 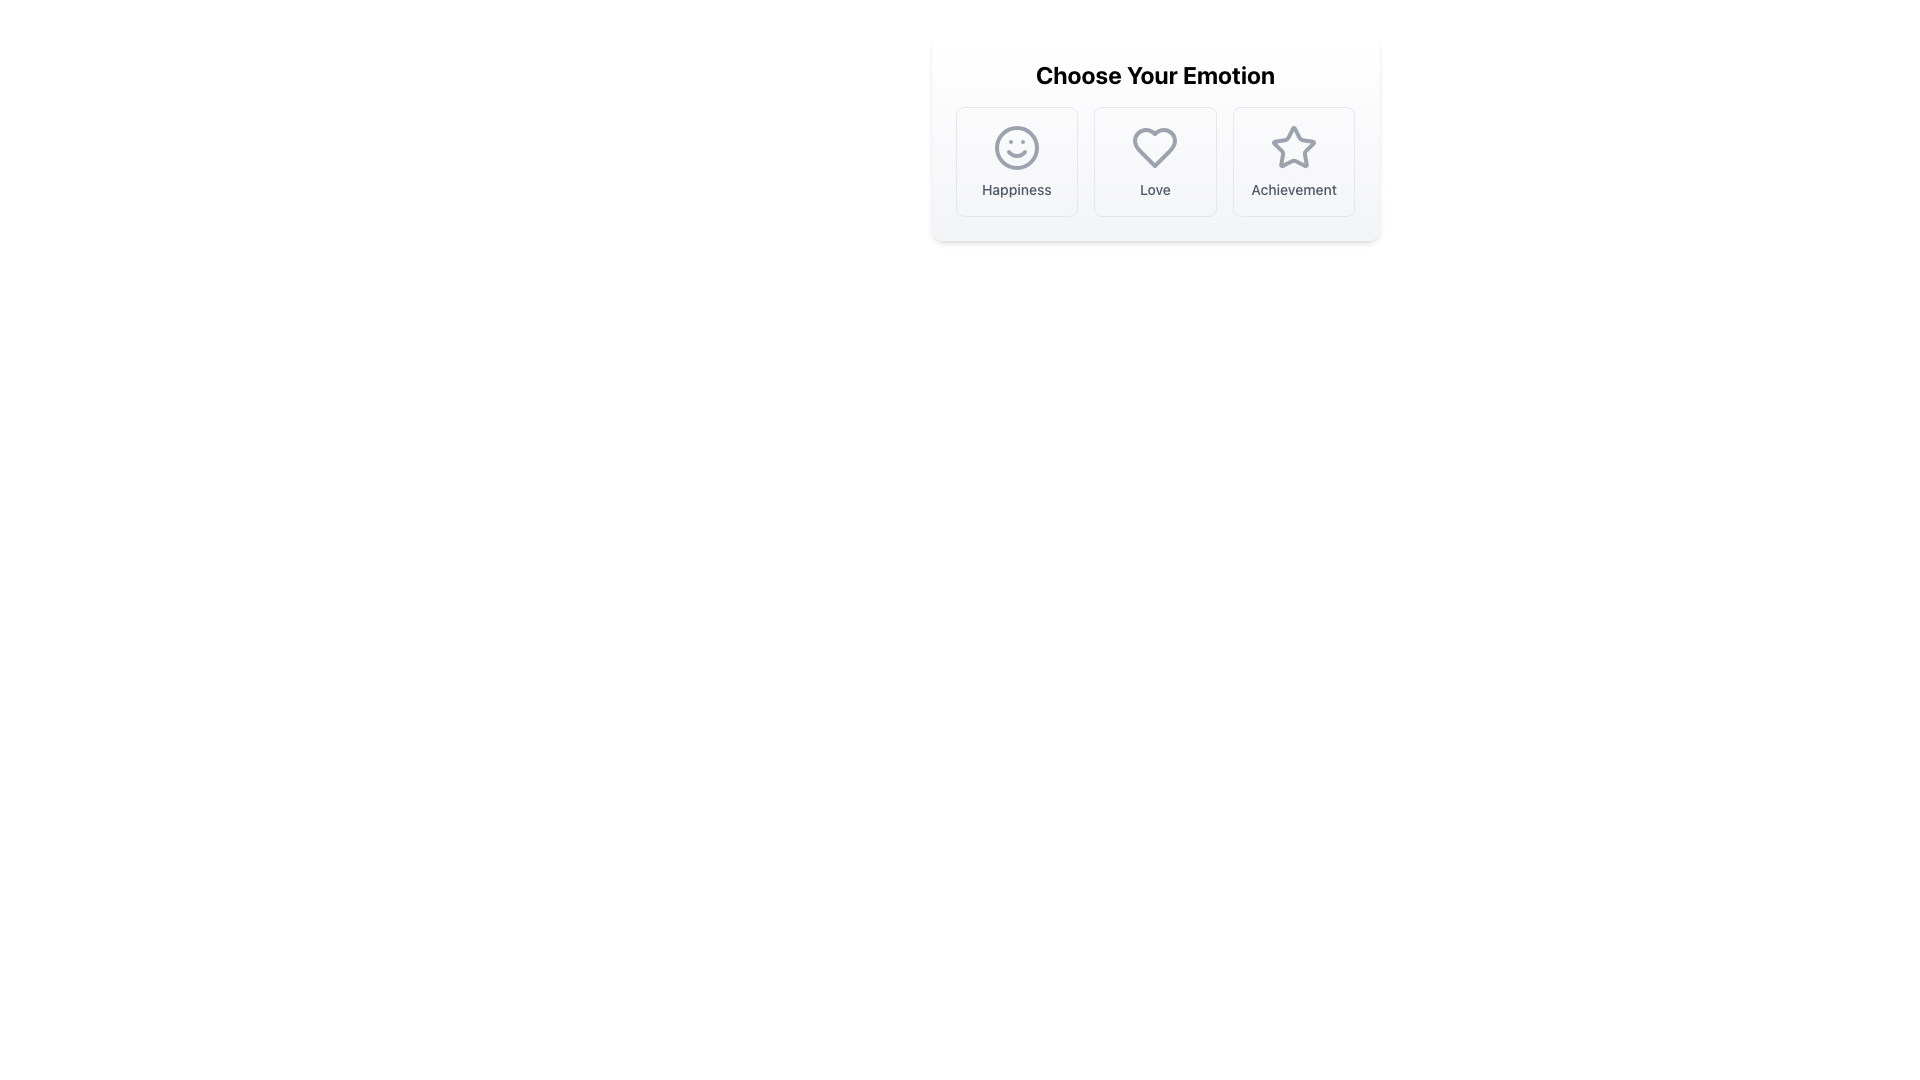 What do you see at coordinates (1155, 161) in the screenshot?
I see `the 'Love' option button, which is a square button with a white background and a heart icon above the text` at bounding box center [1155, 161].